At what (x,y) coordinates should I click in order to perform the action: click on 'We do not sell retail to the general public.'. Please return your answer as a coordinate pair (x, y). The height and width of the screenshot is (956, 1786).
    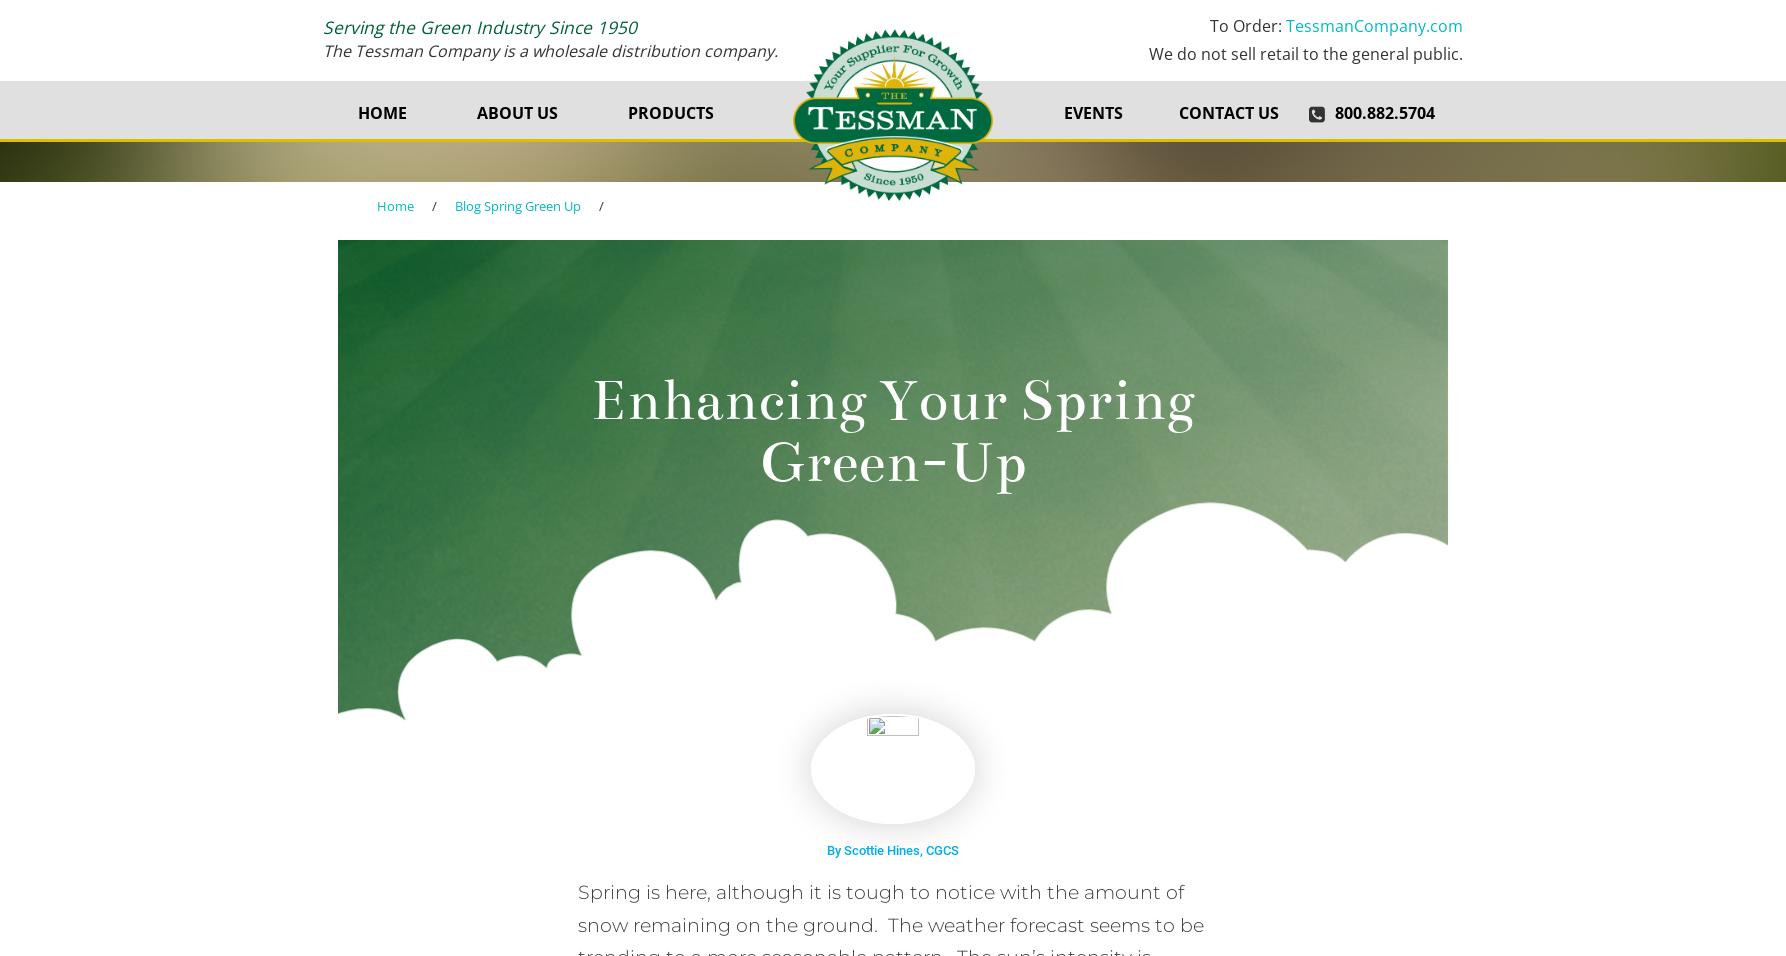
    Looking at the image, I should click on (1305, 51).